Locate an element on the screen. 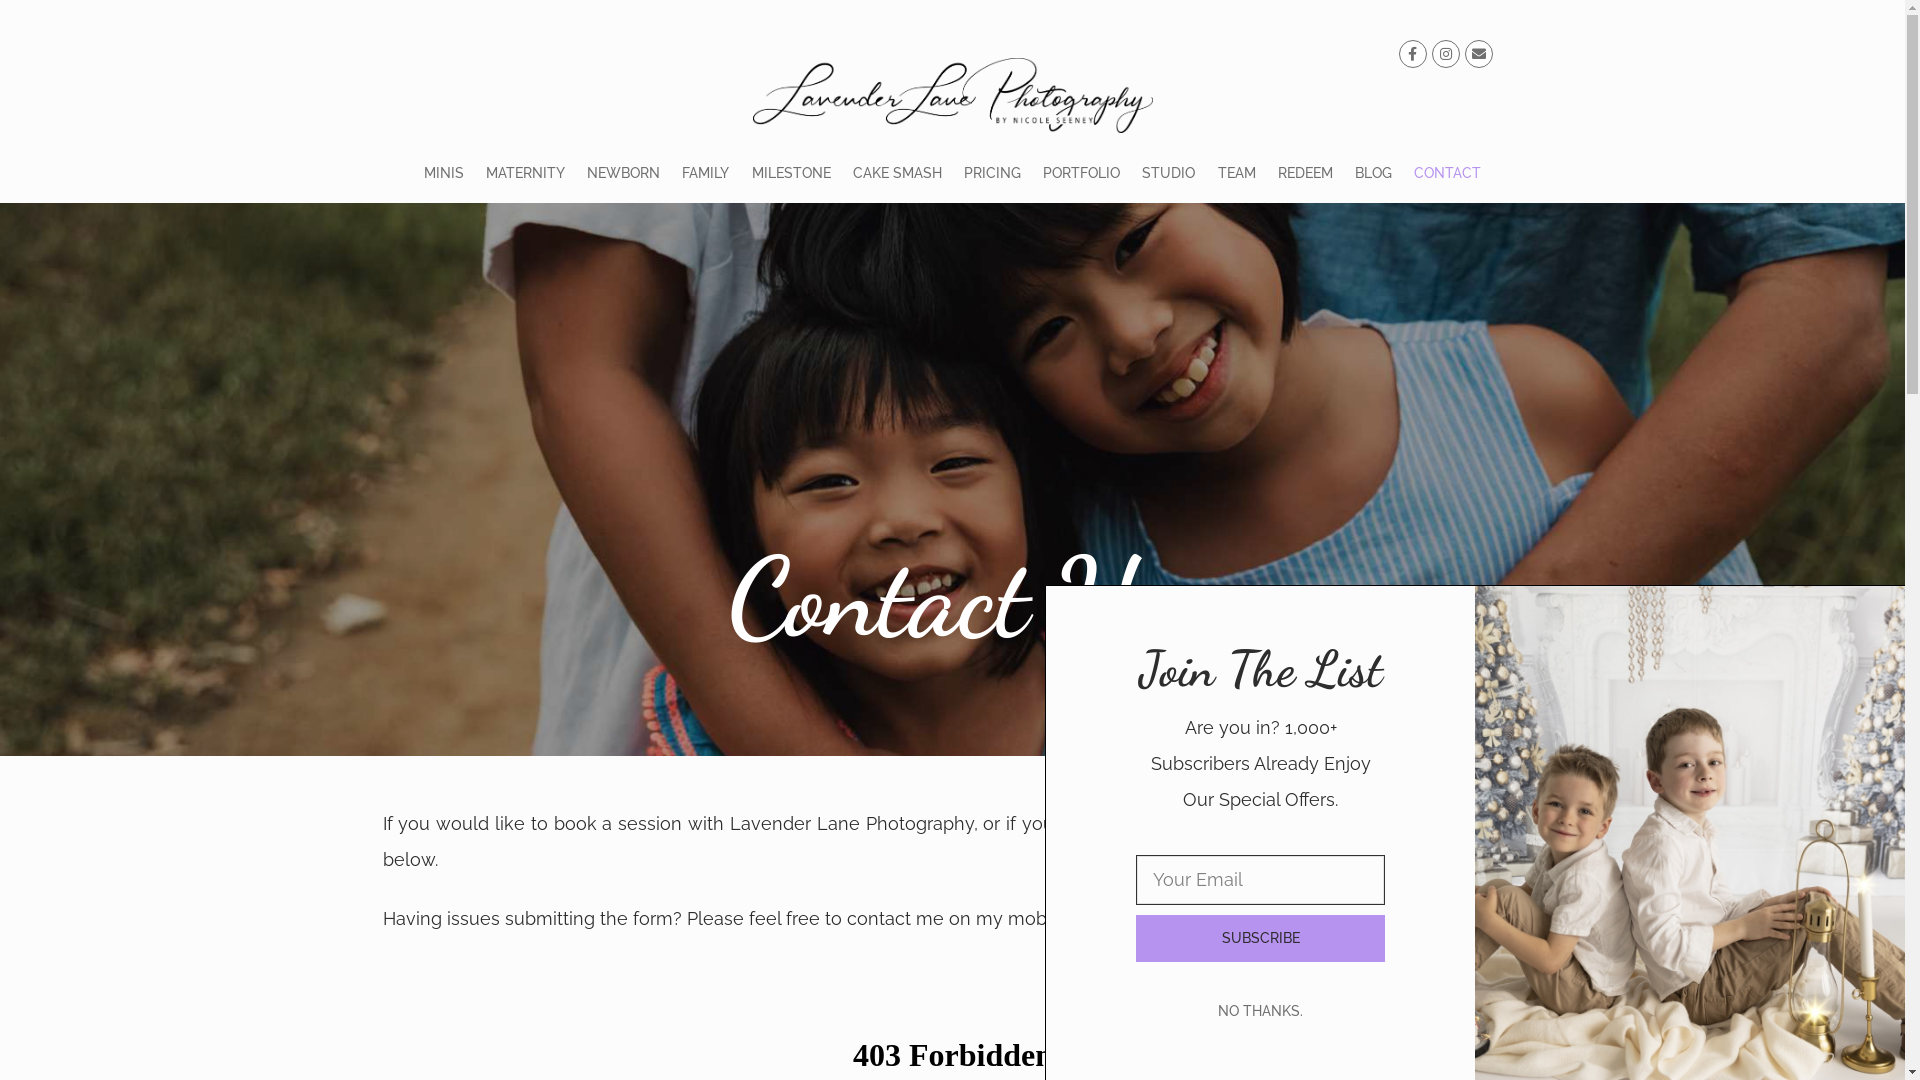 The width and height of the screenshot is (1920, 1080). 'MINIS' is located at coordinates (441, 172).